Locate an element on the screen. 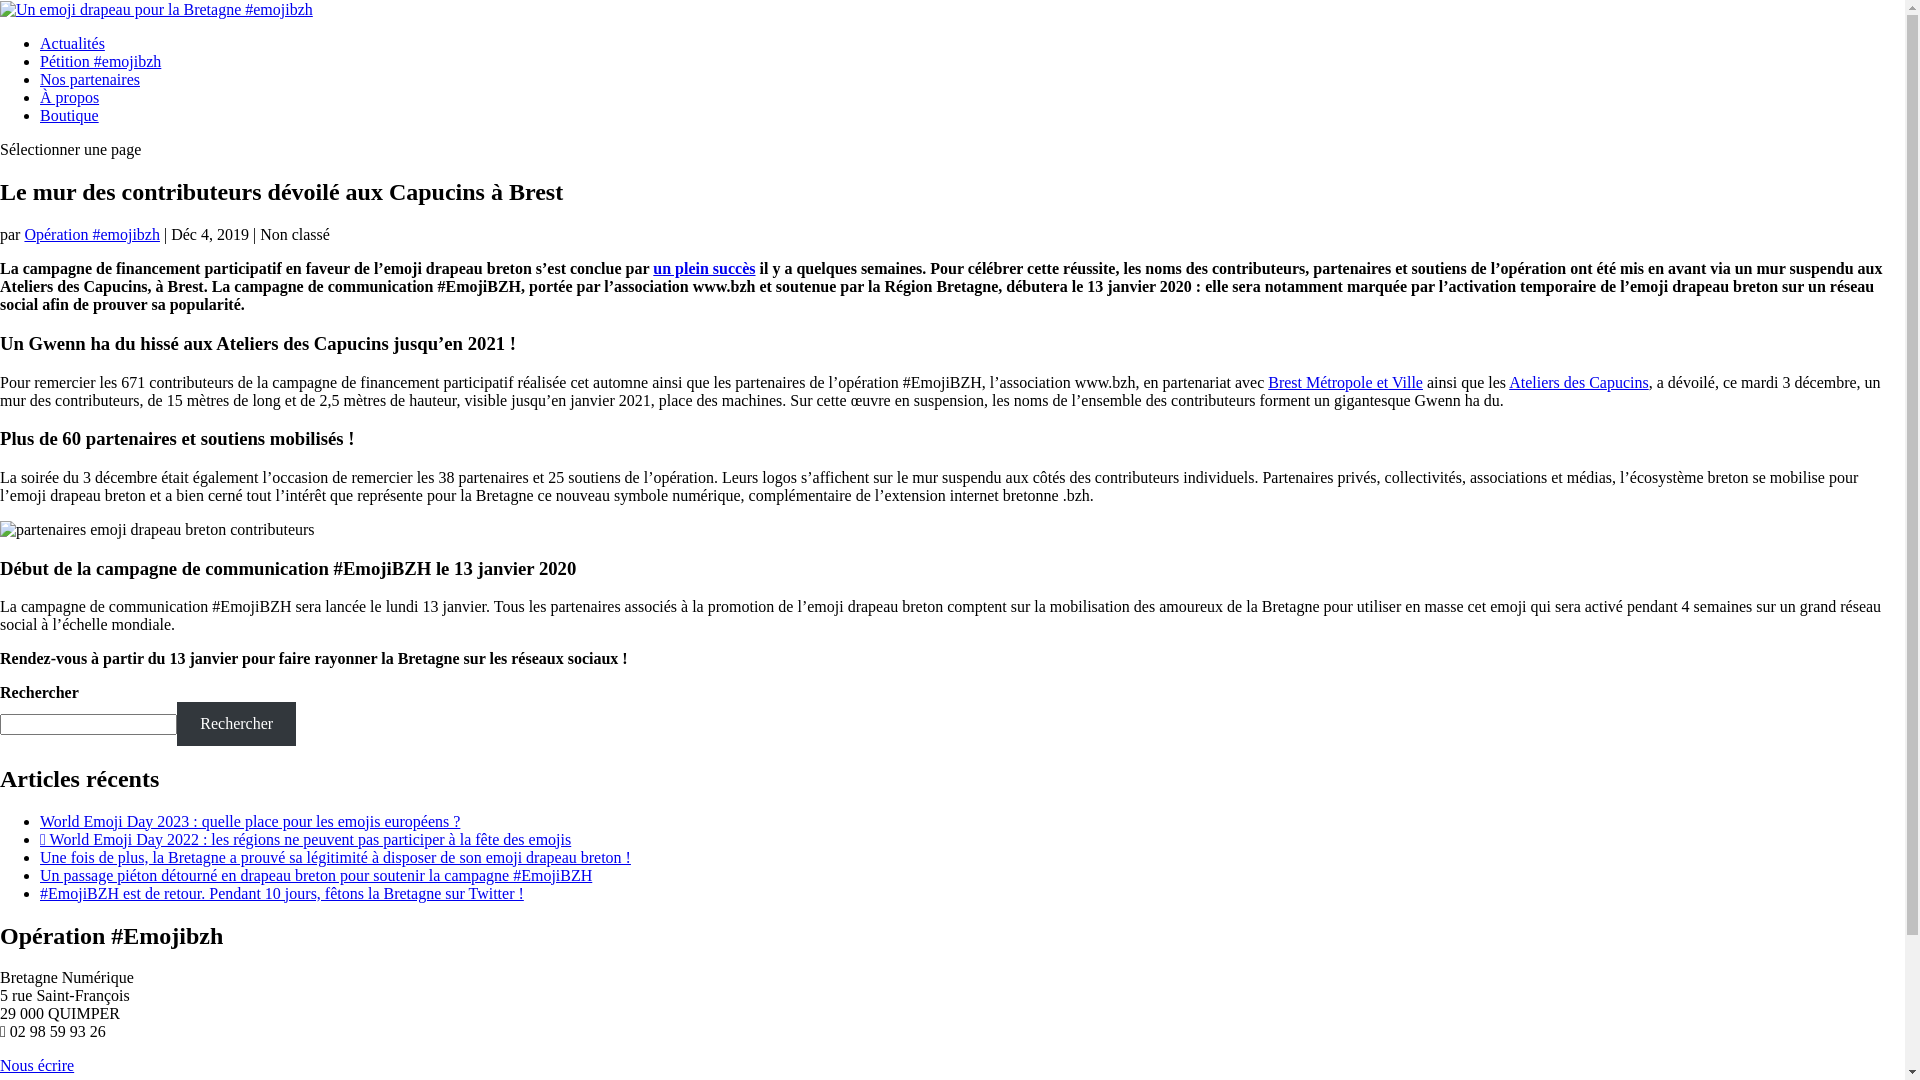  'Rechercher' is located at coordinates (236, 723).